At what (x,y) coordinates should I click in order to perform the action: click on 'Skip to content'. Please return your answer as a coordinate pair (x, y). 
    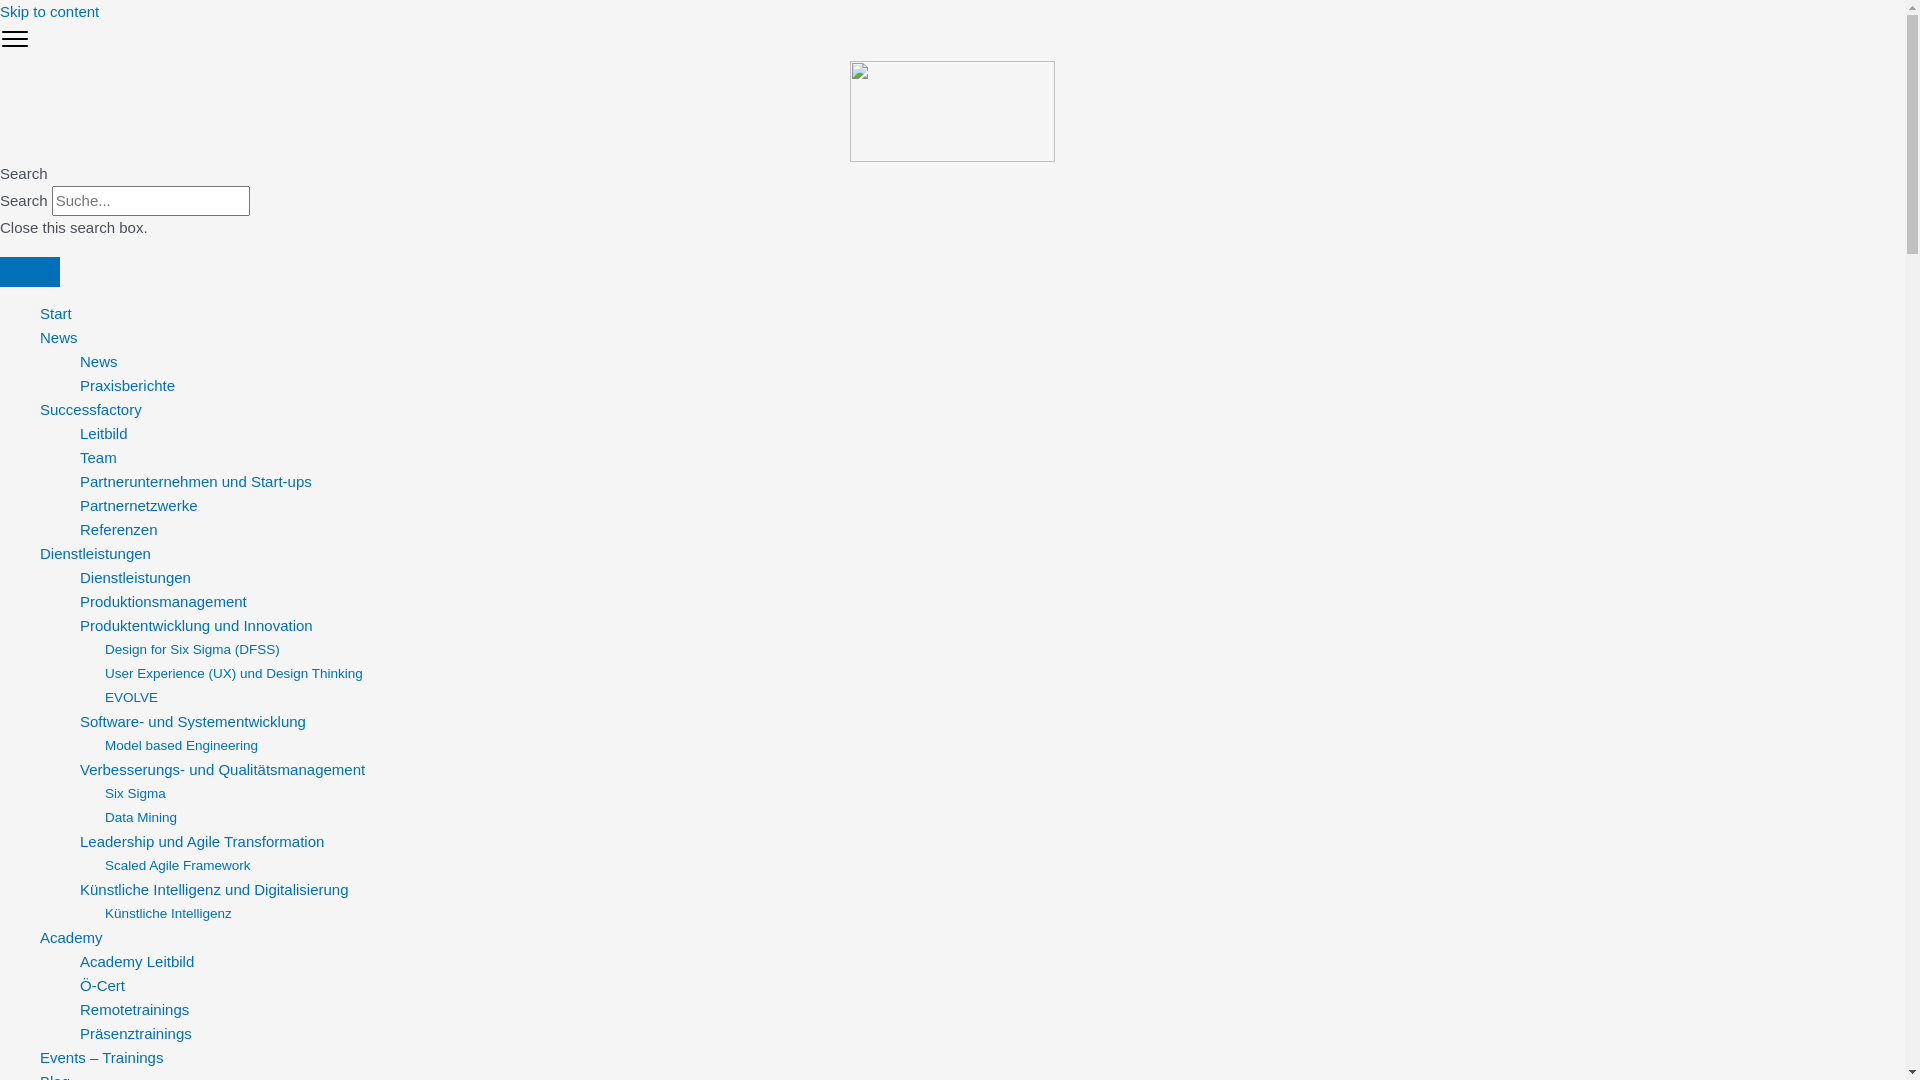
    Looking at the image, I should click on (49, 11).